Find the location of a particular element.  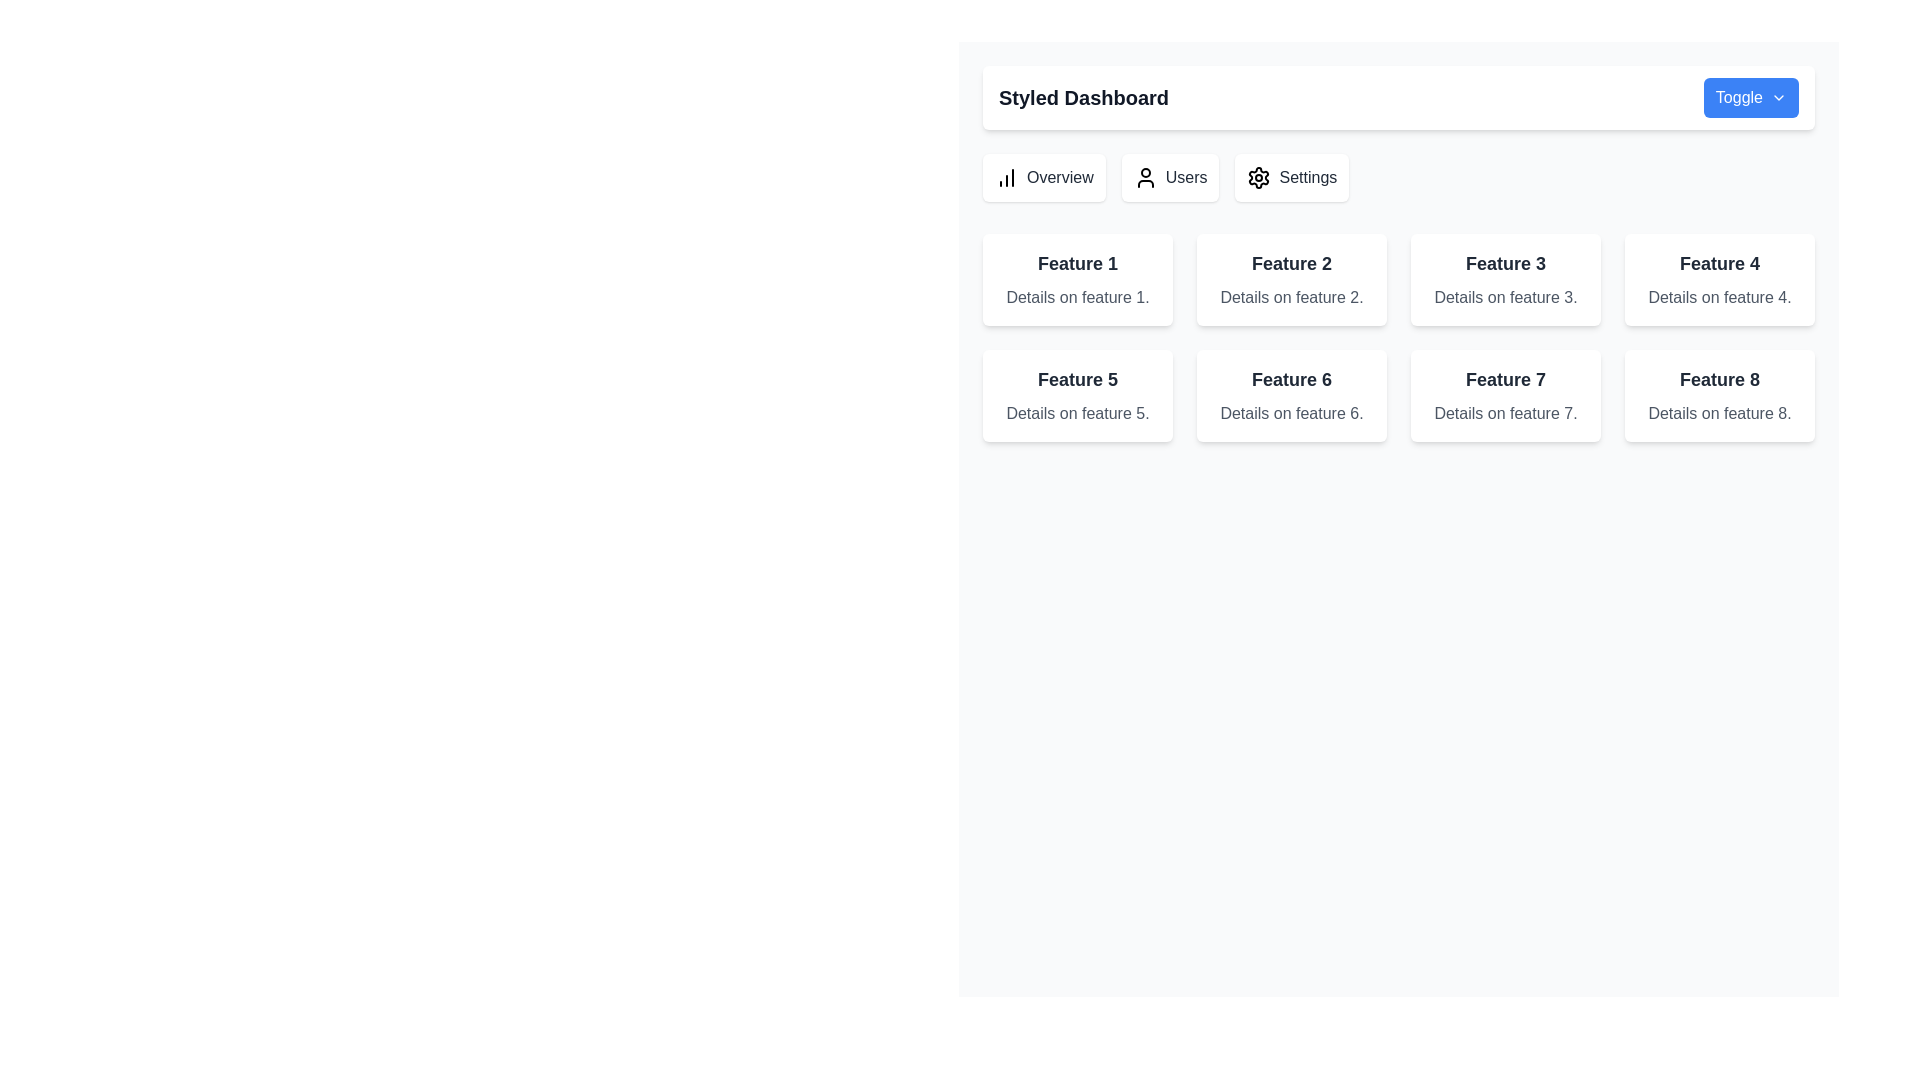

the descriptive text element located inside the card for 'Feature 1' in the first column of the grid layout is located at coordinates (1077, 297).